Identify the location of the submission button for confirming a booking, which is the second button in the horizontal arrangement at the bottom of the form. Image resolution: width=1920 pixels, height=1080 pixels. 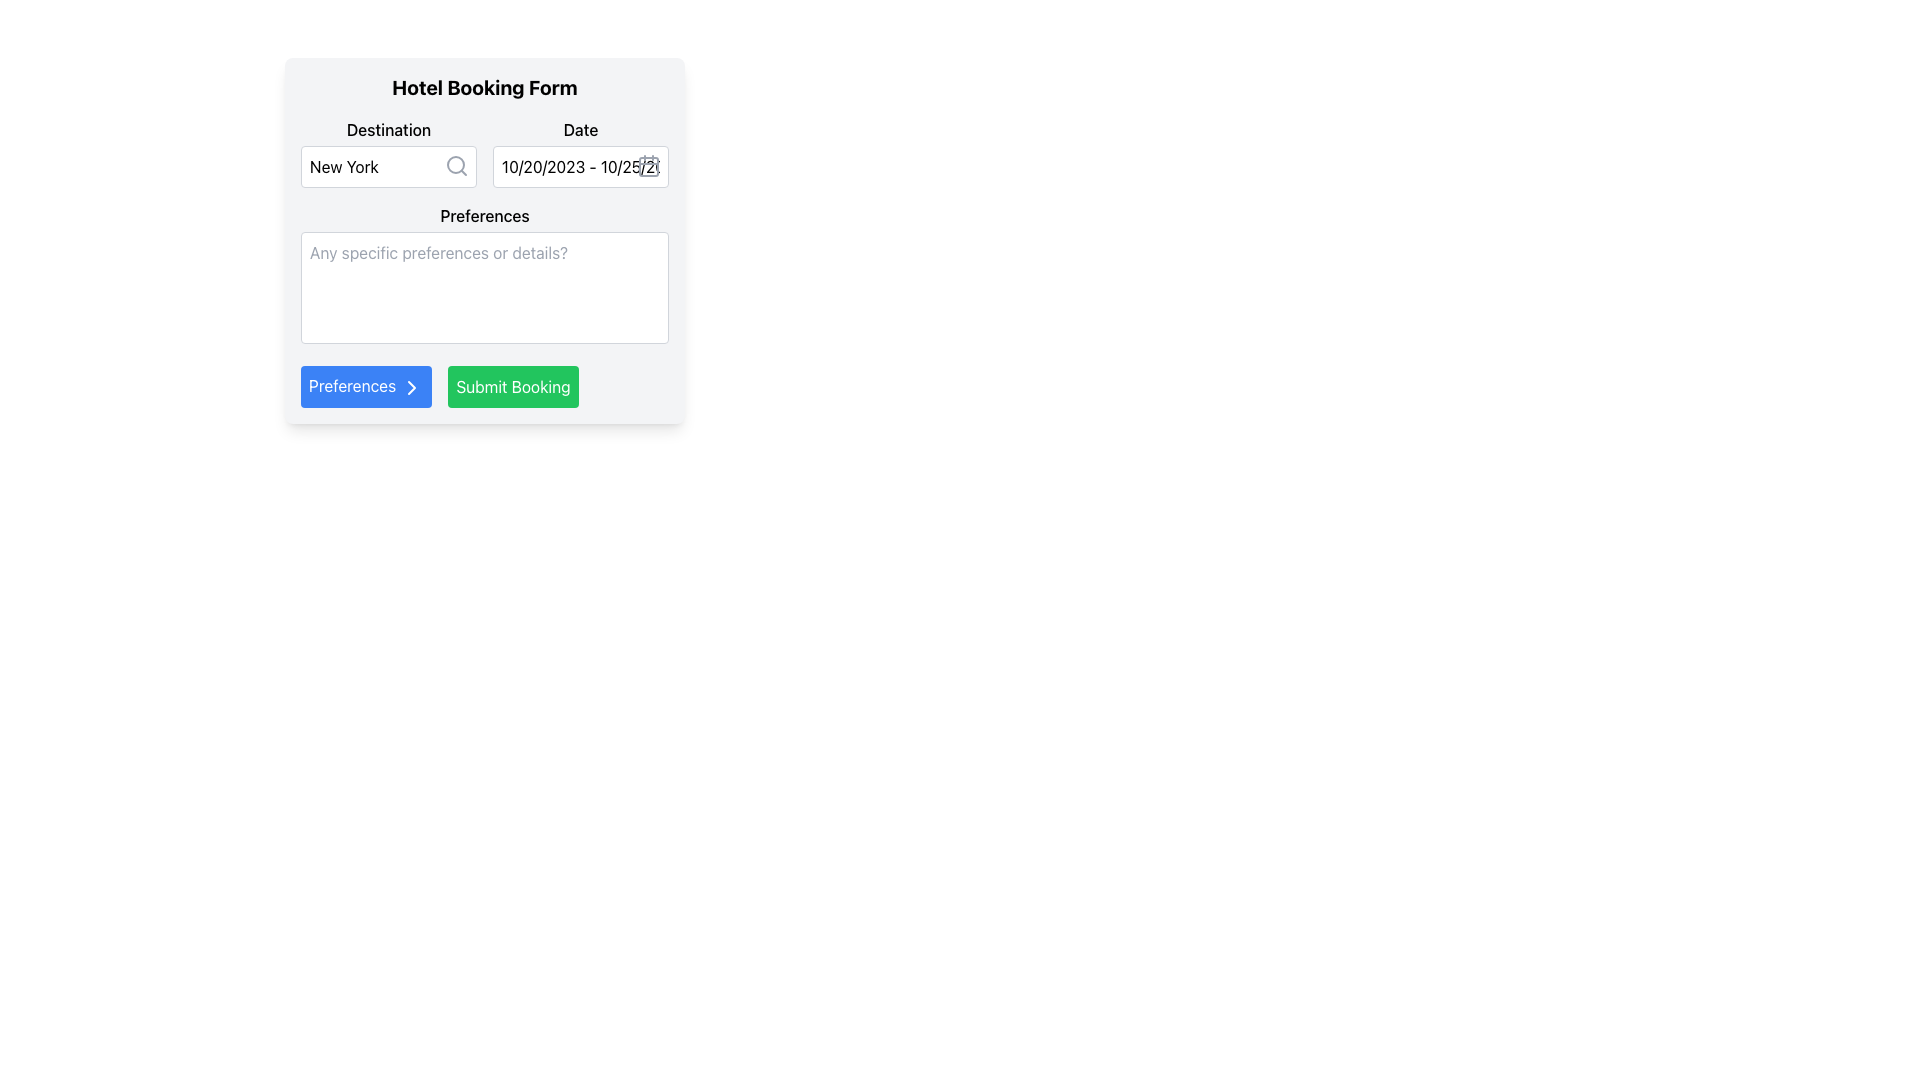
(513, 386).